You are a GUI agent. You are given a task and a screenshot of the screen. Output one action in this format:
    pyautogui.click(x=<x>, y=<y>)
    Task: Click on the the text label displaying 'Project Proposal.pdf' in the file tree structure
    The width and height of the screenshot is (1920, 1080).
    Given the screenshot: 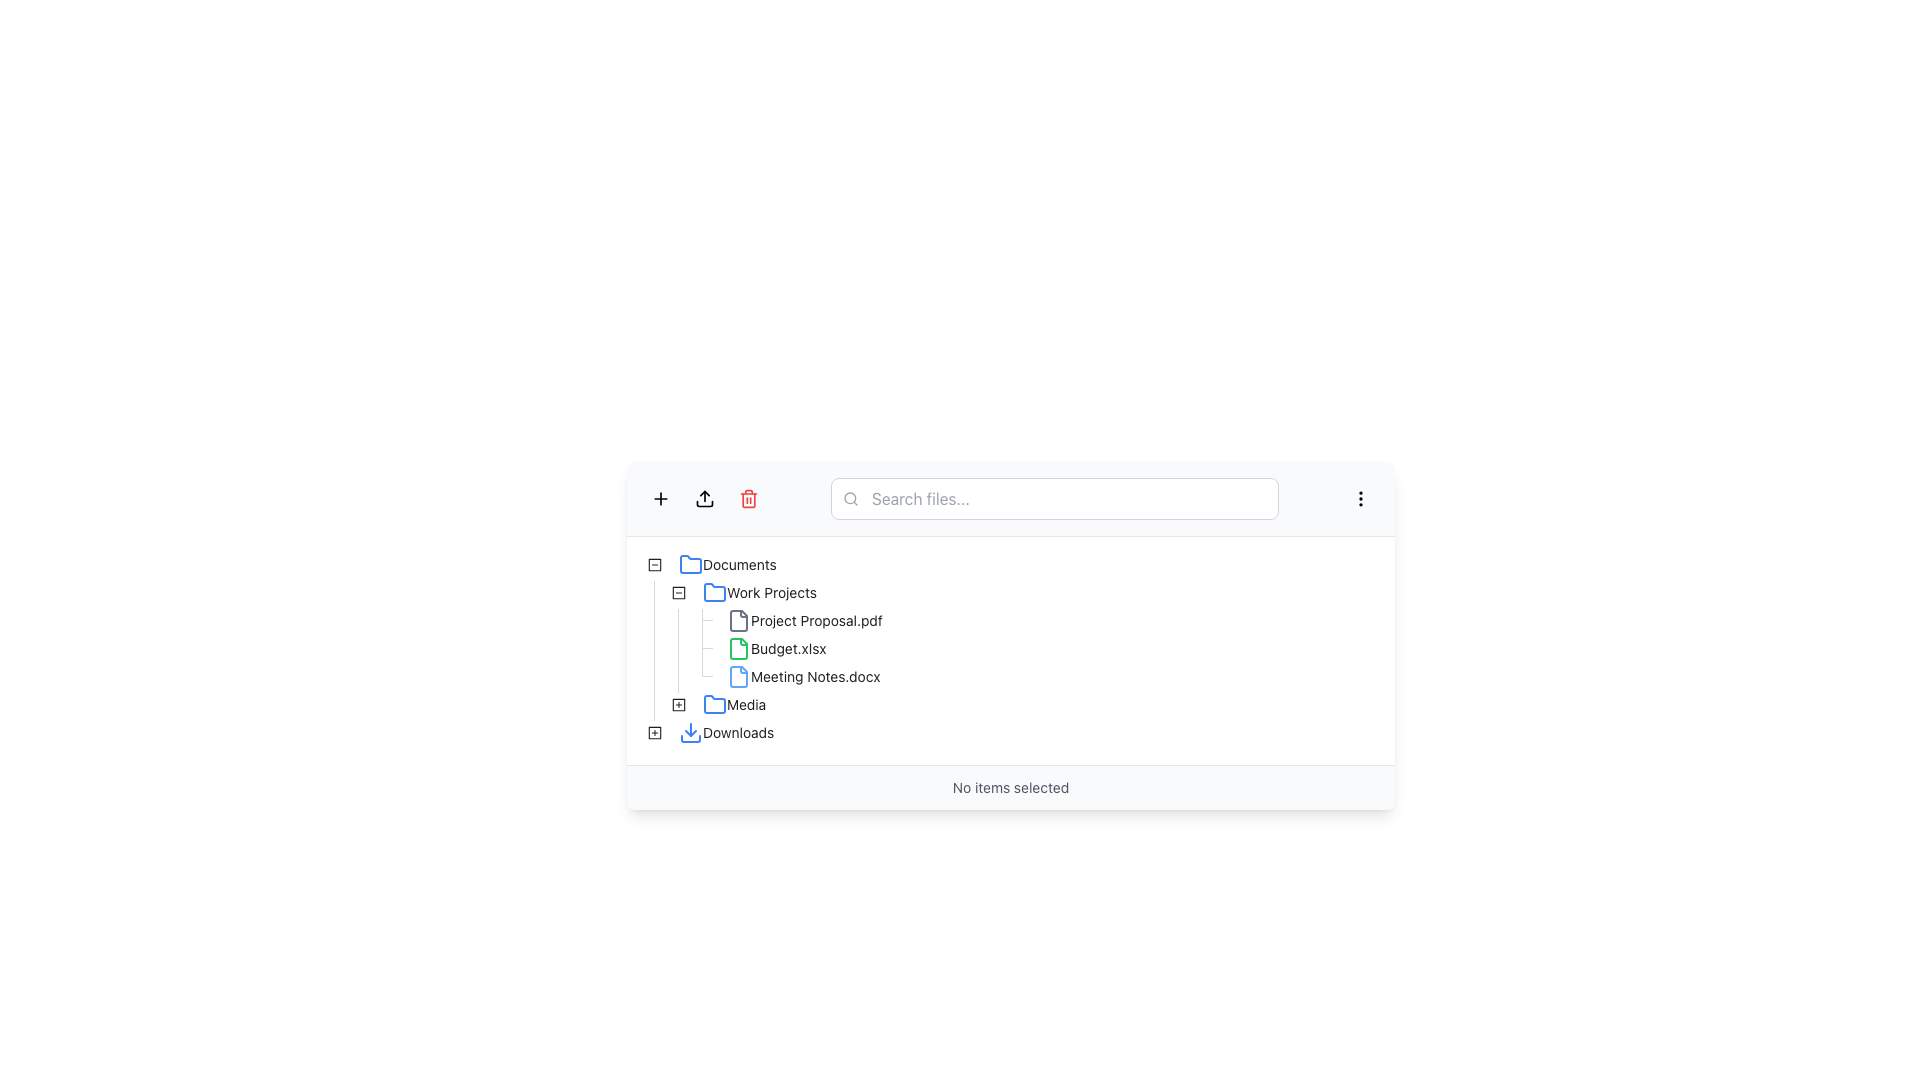 What is the action you would take?
    pyautogui.click(x=816, y=619)
    